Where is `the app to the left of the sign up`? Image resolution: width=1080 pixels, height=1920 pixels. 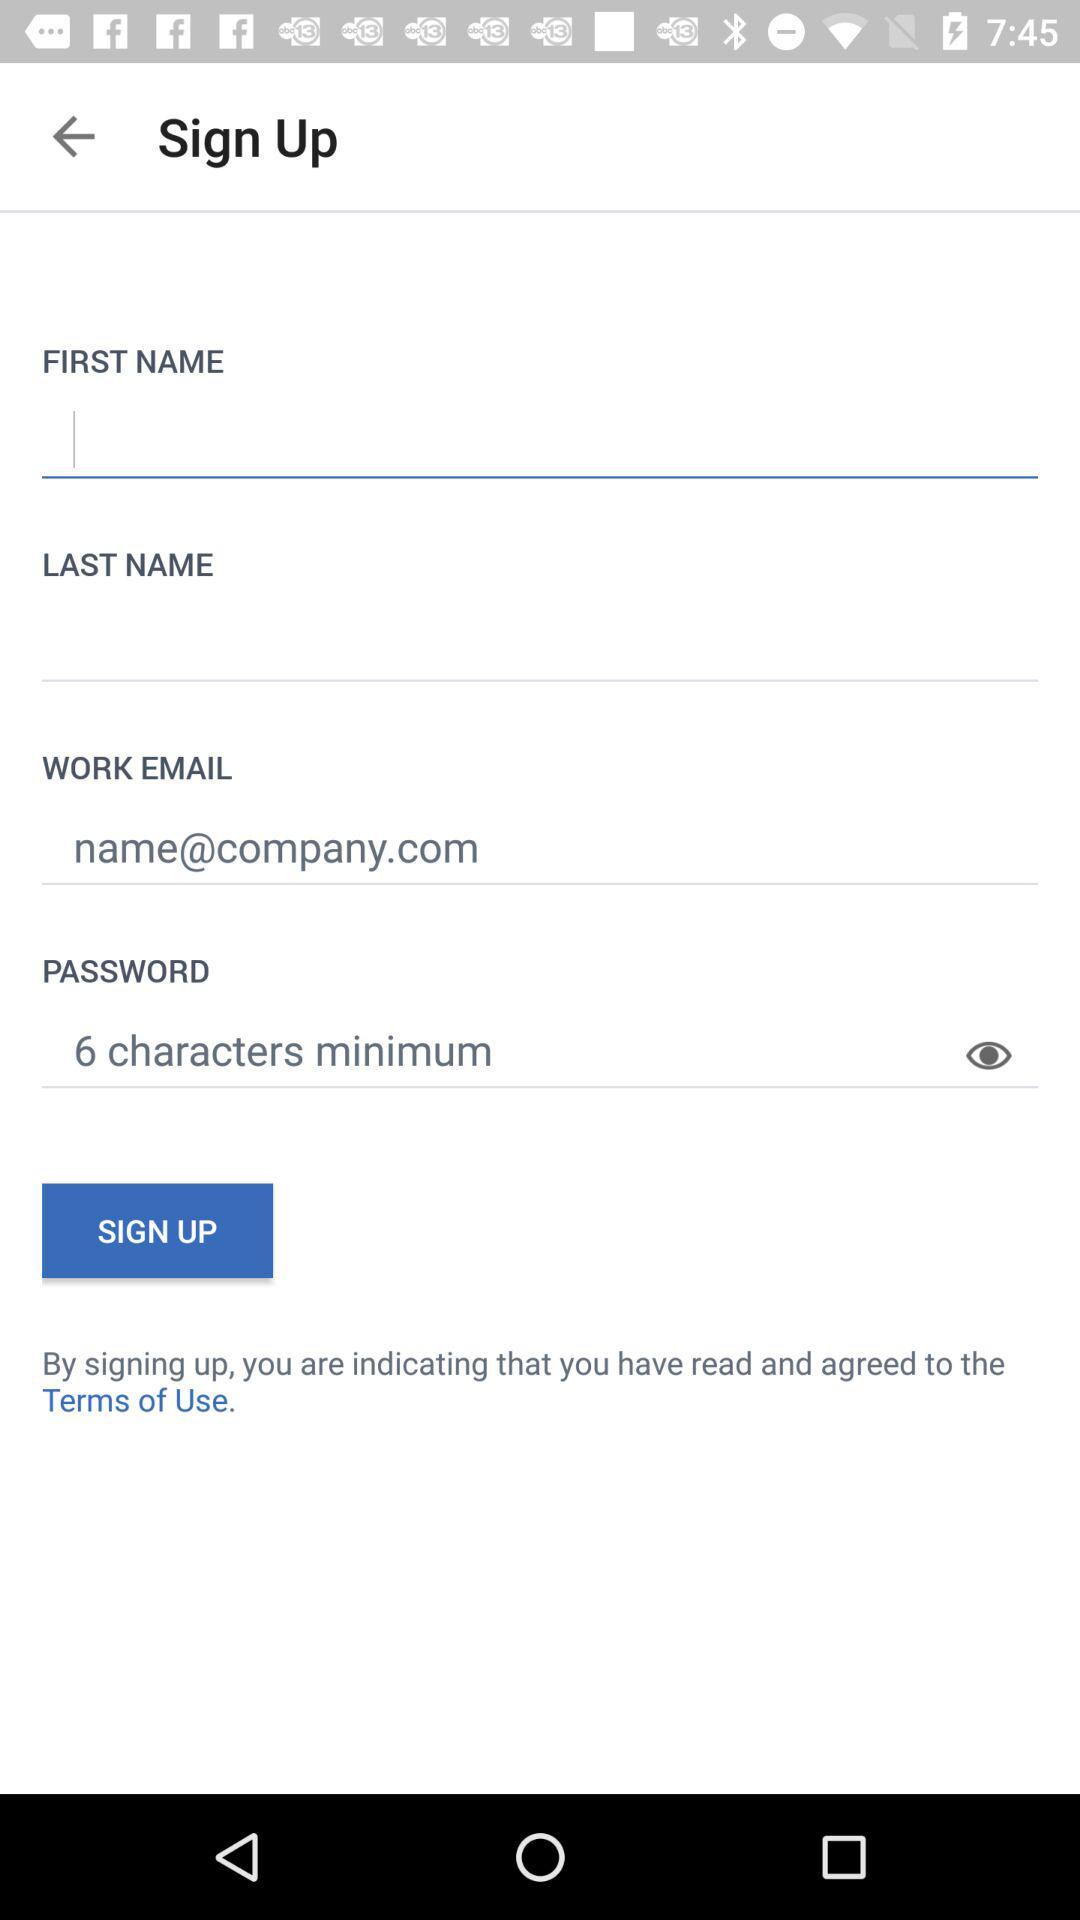 the app to the left of the sign up is located at coordinates (72, 135).